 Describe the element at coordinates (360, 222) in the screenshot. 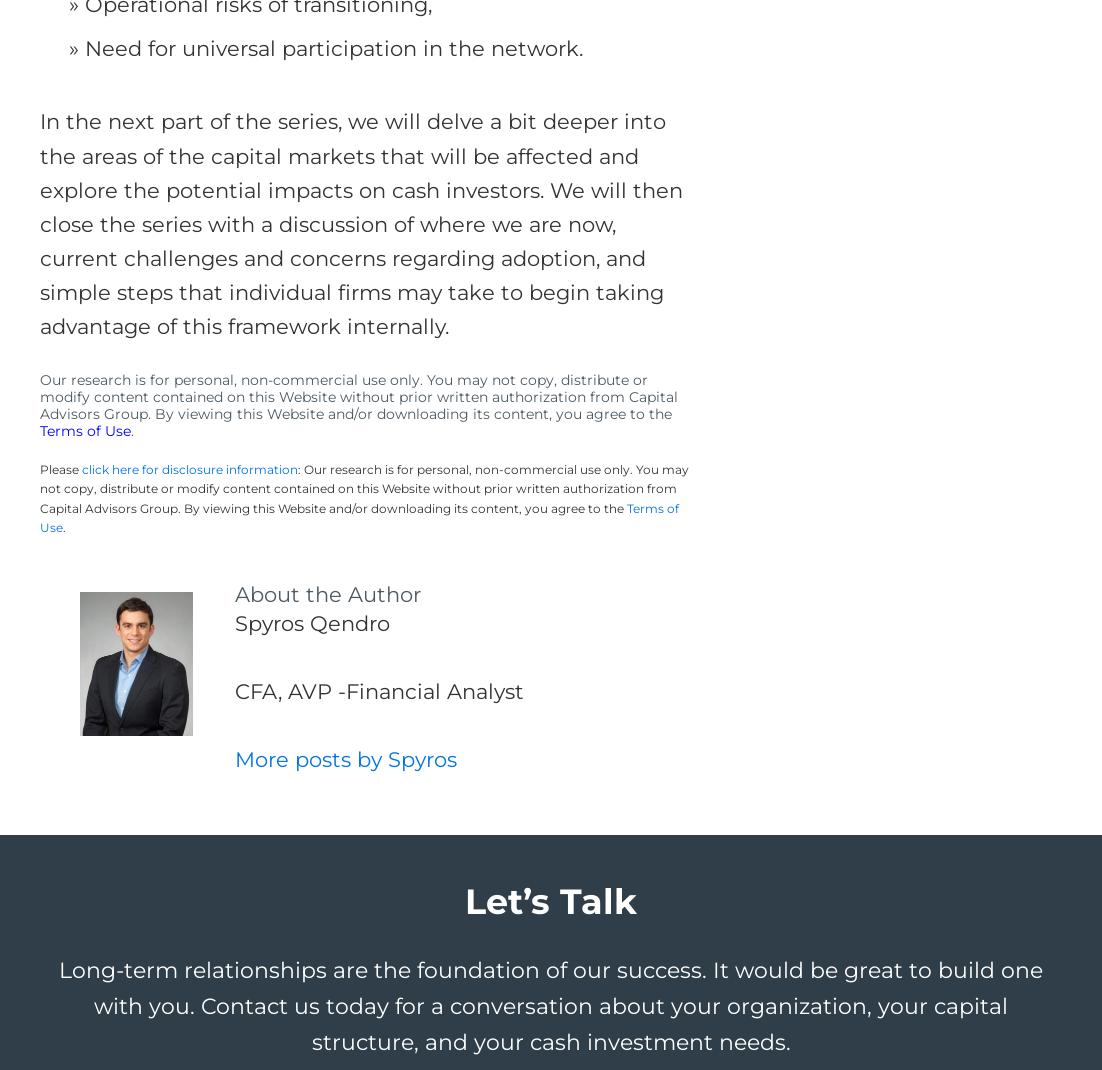

I see `'In the next part of the series, we will delve a bit deeper into the areas of the capital markets that will be affected and explore the potential impacts on cash investors. We will then close the series with a discussion of where we are now, current challenges and concerns regarding adoption, and simple steps that individual firms may take to begin taking advantage of this framework internally.'` at that location.